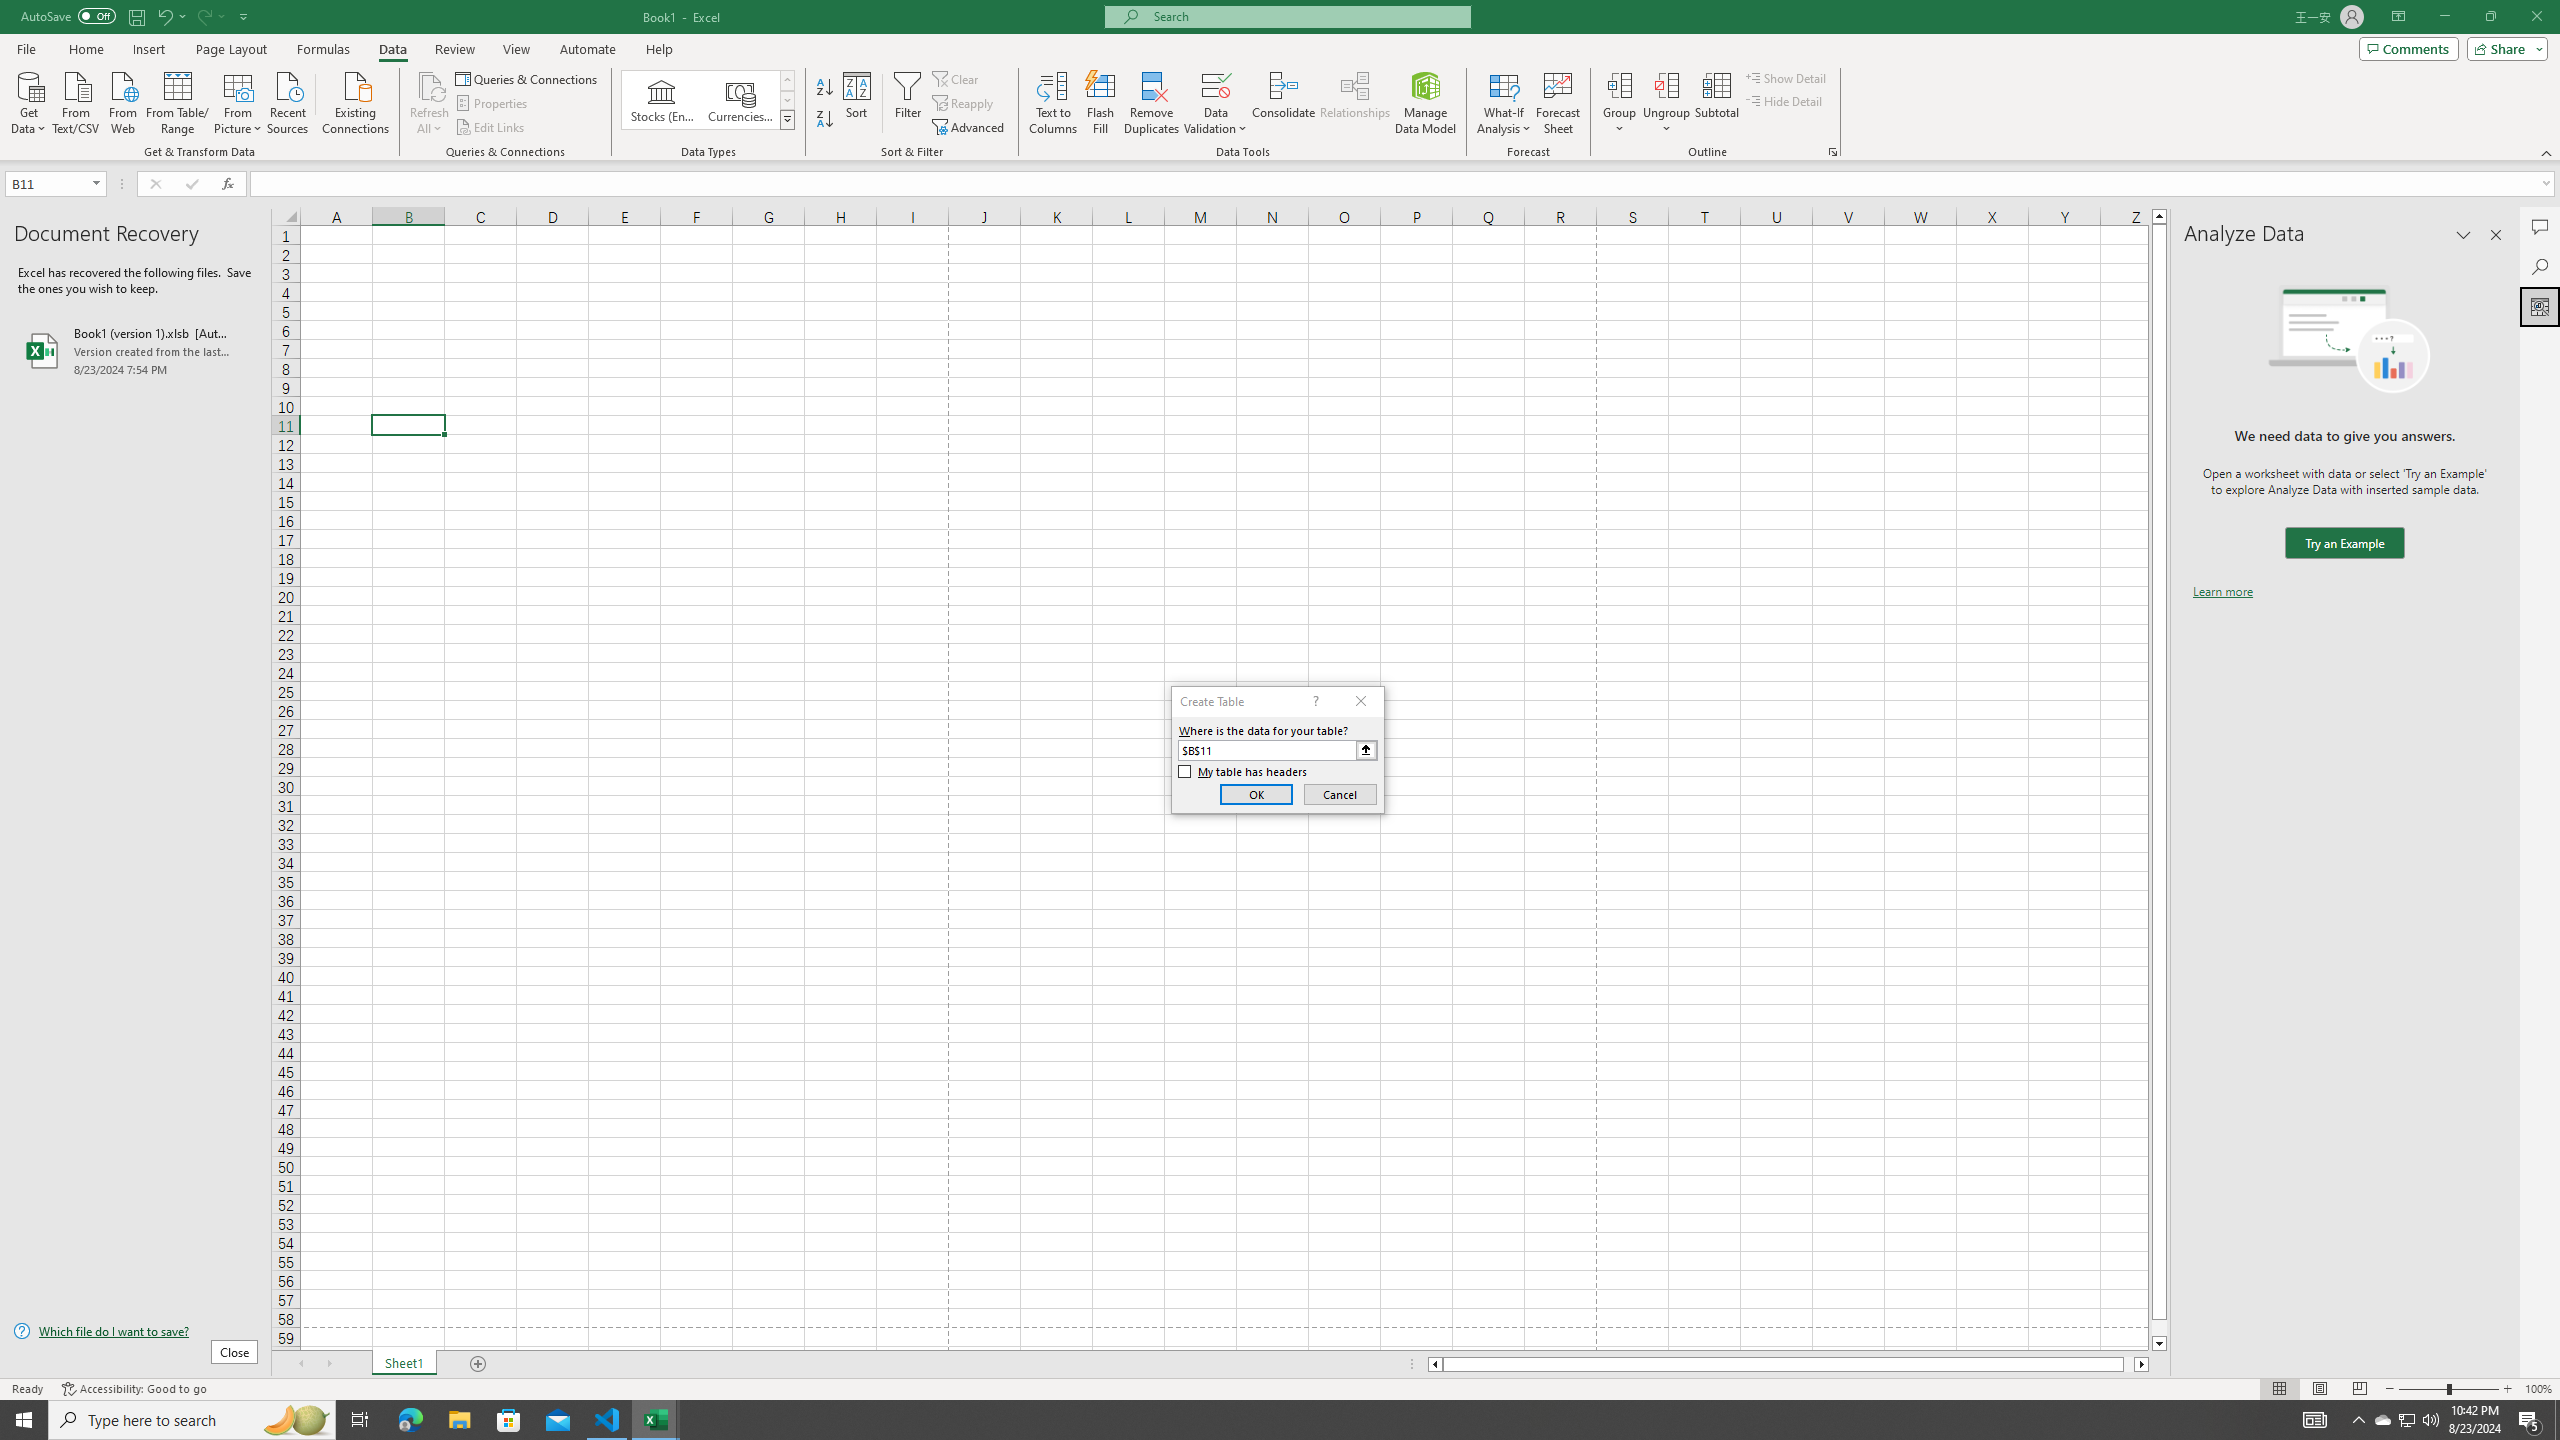  I want to click on 'Reapply', so click(965, 103).